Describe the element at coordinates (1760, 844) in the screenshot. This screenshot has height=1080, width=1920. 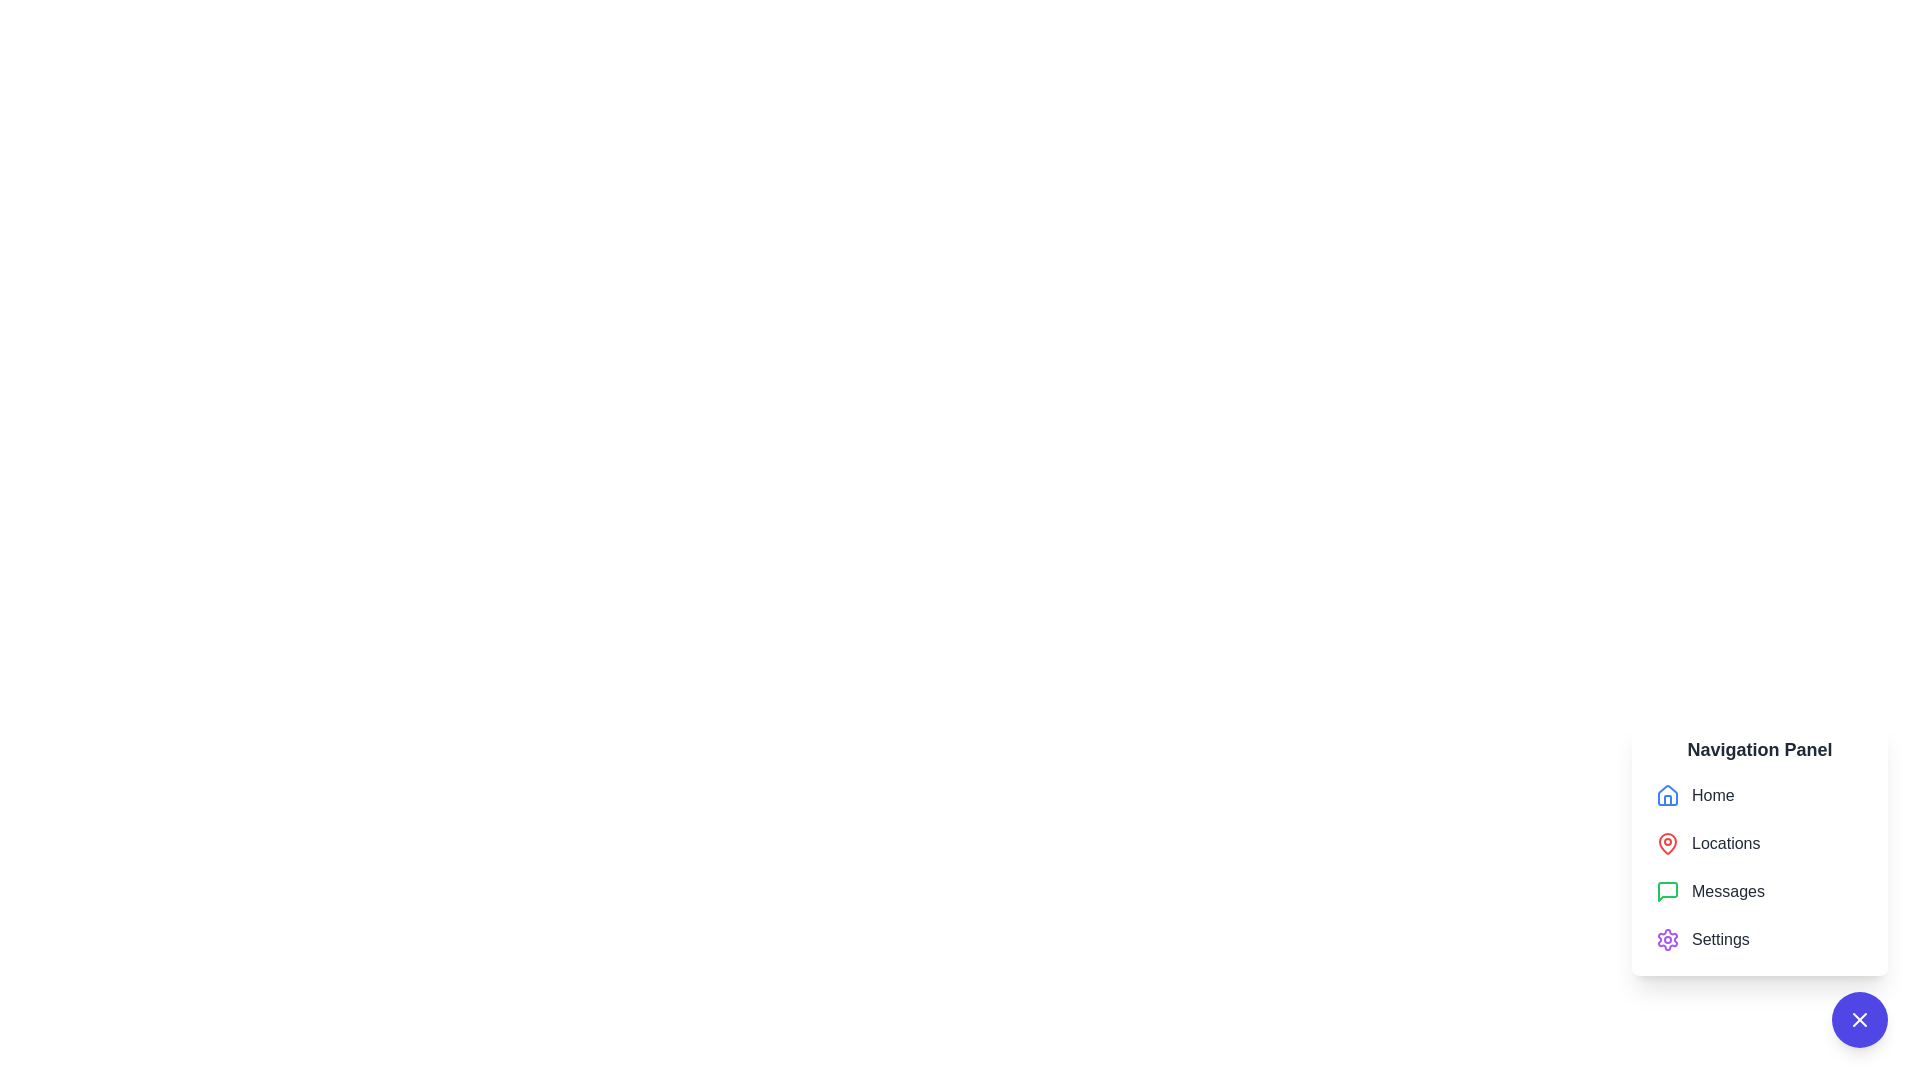
I see `the 'Locations' navigational link, which is the second option in the vertical panel, featuring a red map pin icon and bold dark gray text` at that location.